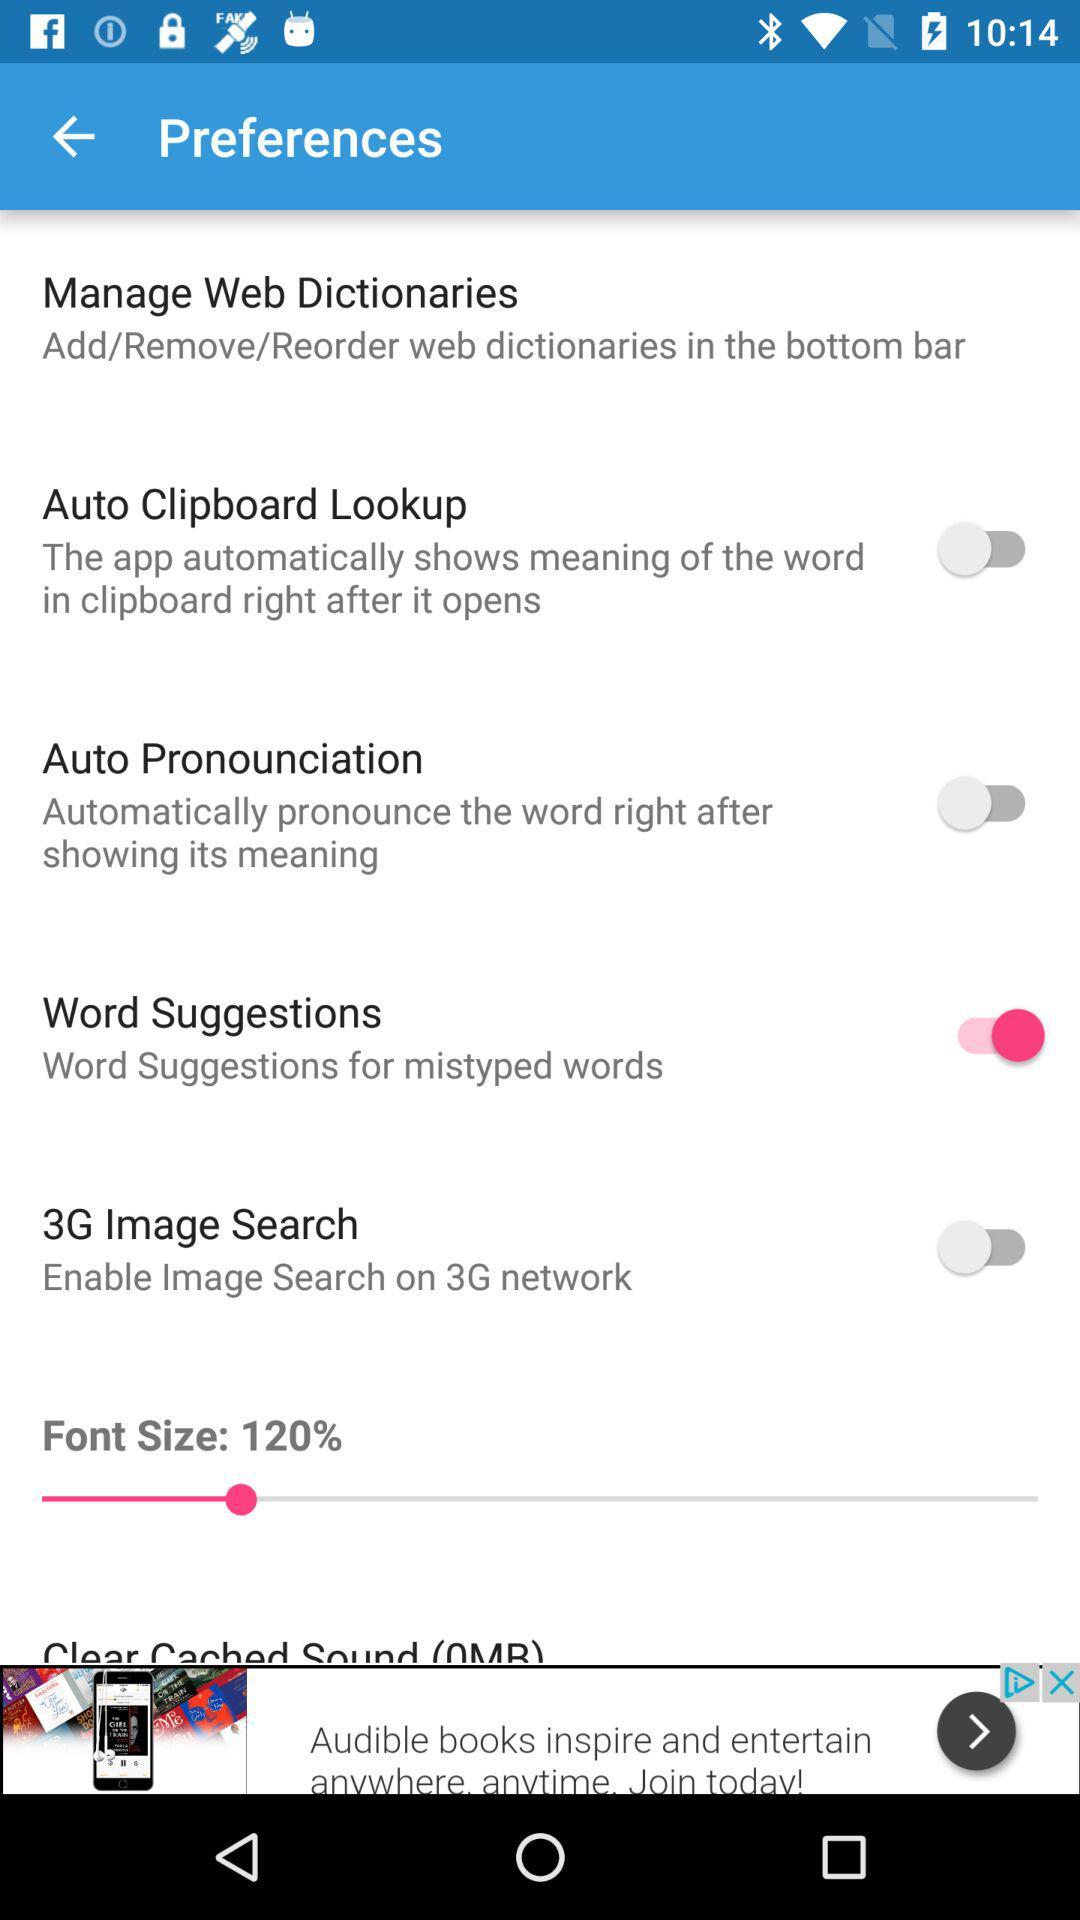 The height and width of the screenshot is (1920, 1080). What do you see at coordinates (991, 548) in the screenshot?
I see `enable the option` at bounding box center [991, 548].